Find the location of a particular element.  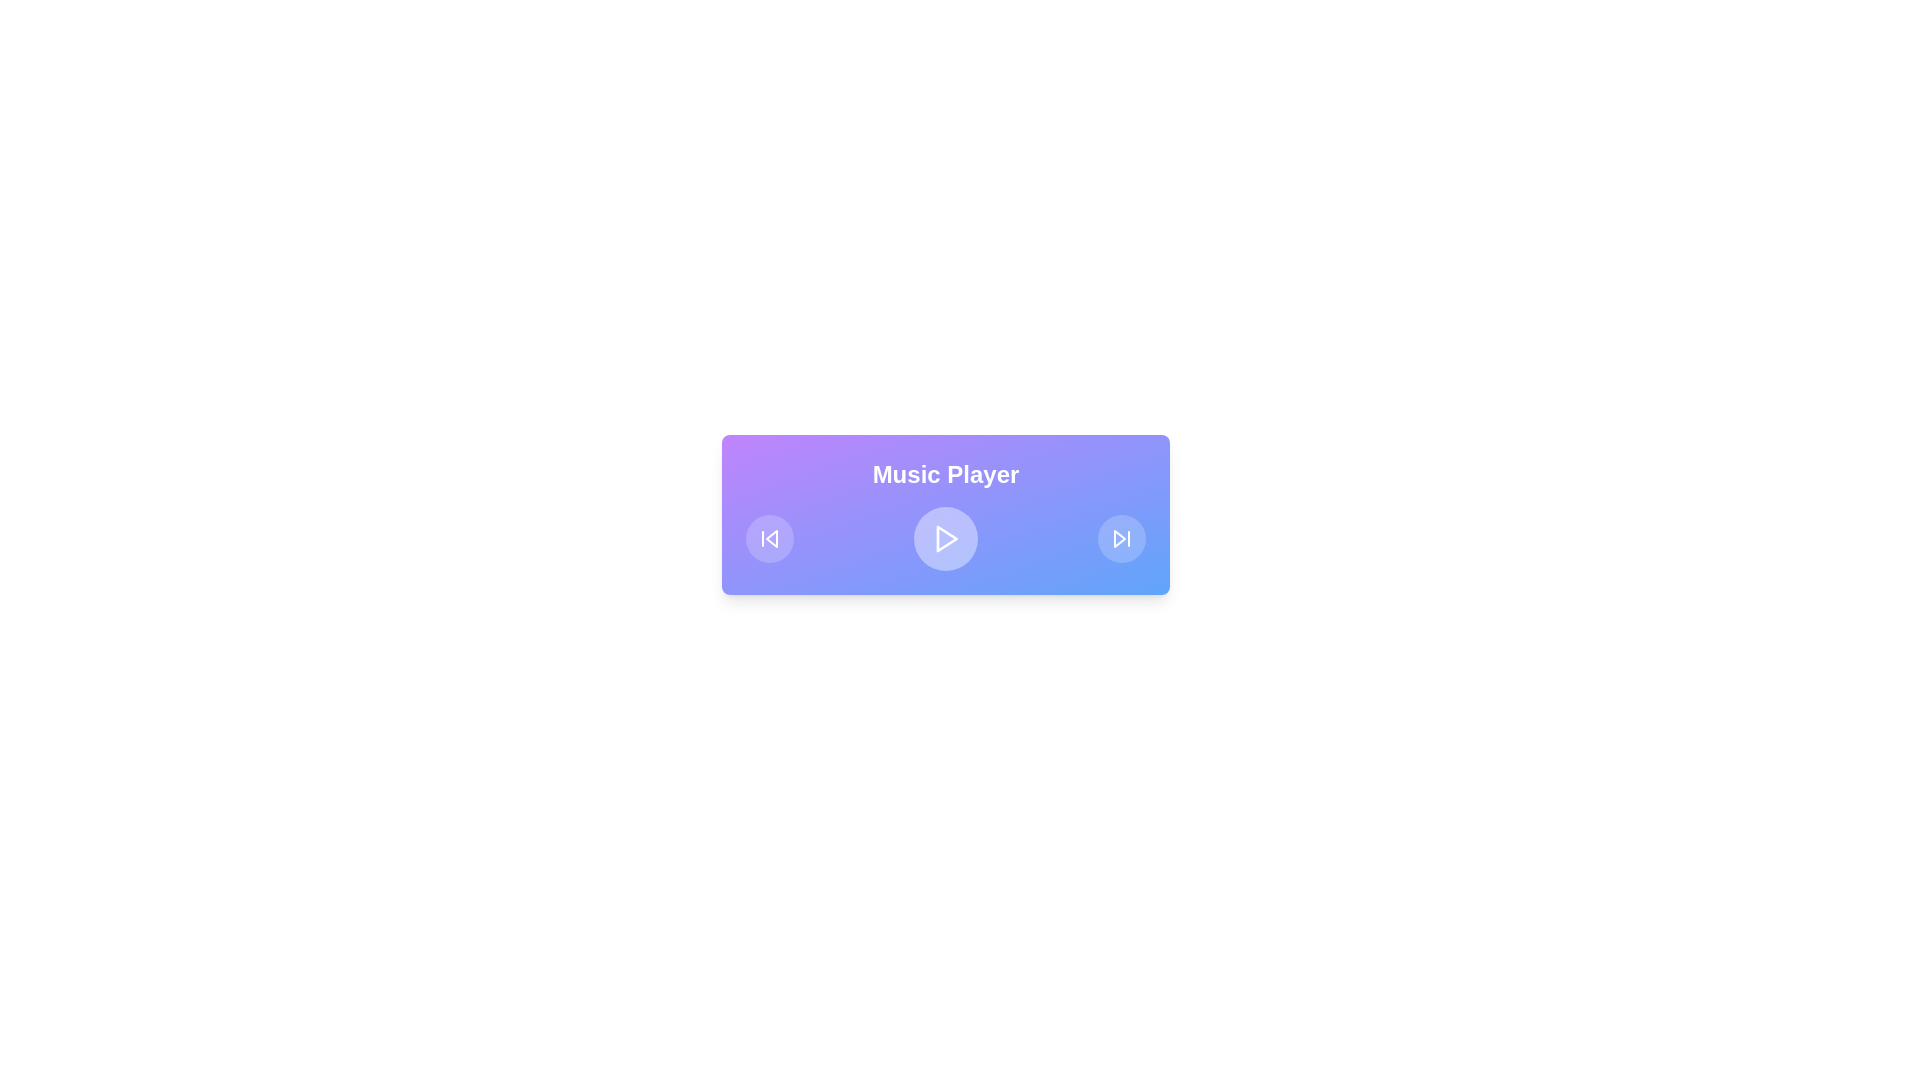

the central circular play button with a white play symbol is located at coordinates (944, 538).